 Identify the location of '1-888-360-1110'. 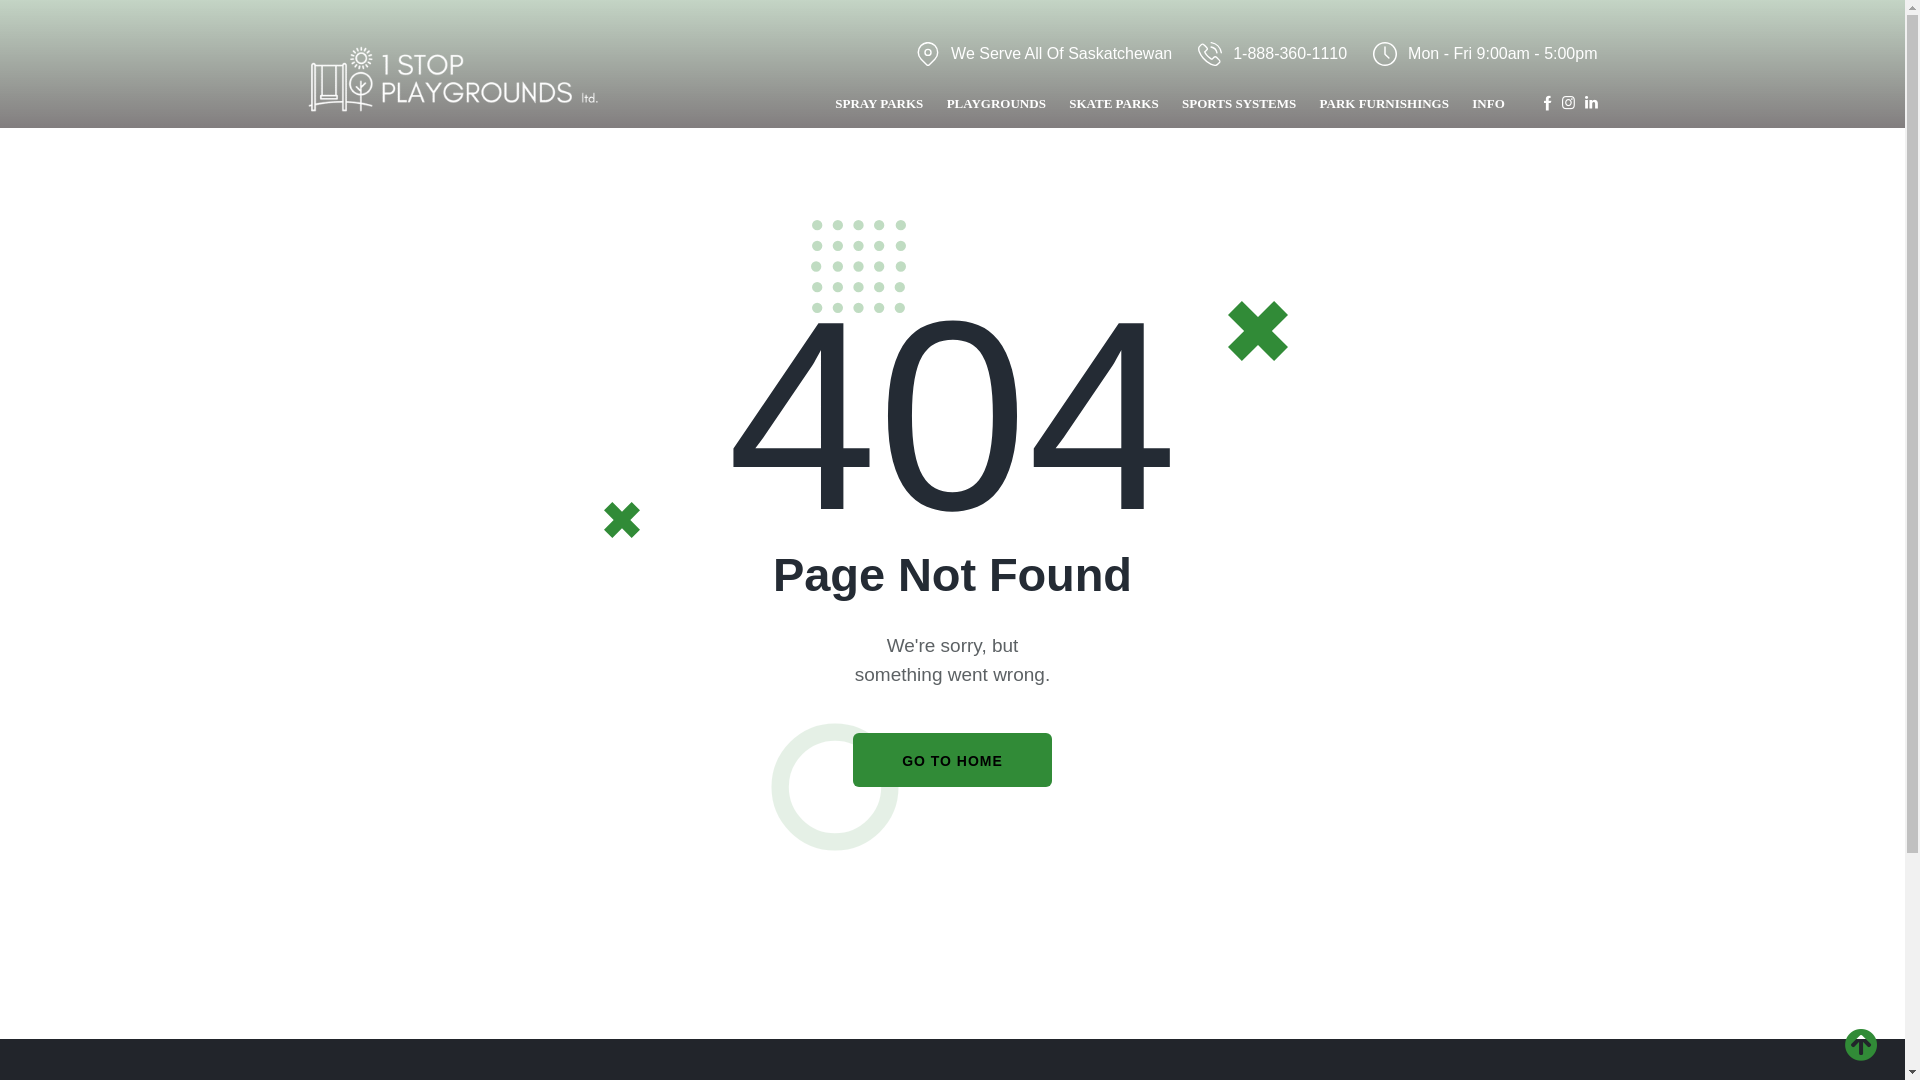
(1271, 52).